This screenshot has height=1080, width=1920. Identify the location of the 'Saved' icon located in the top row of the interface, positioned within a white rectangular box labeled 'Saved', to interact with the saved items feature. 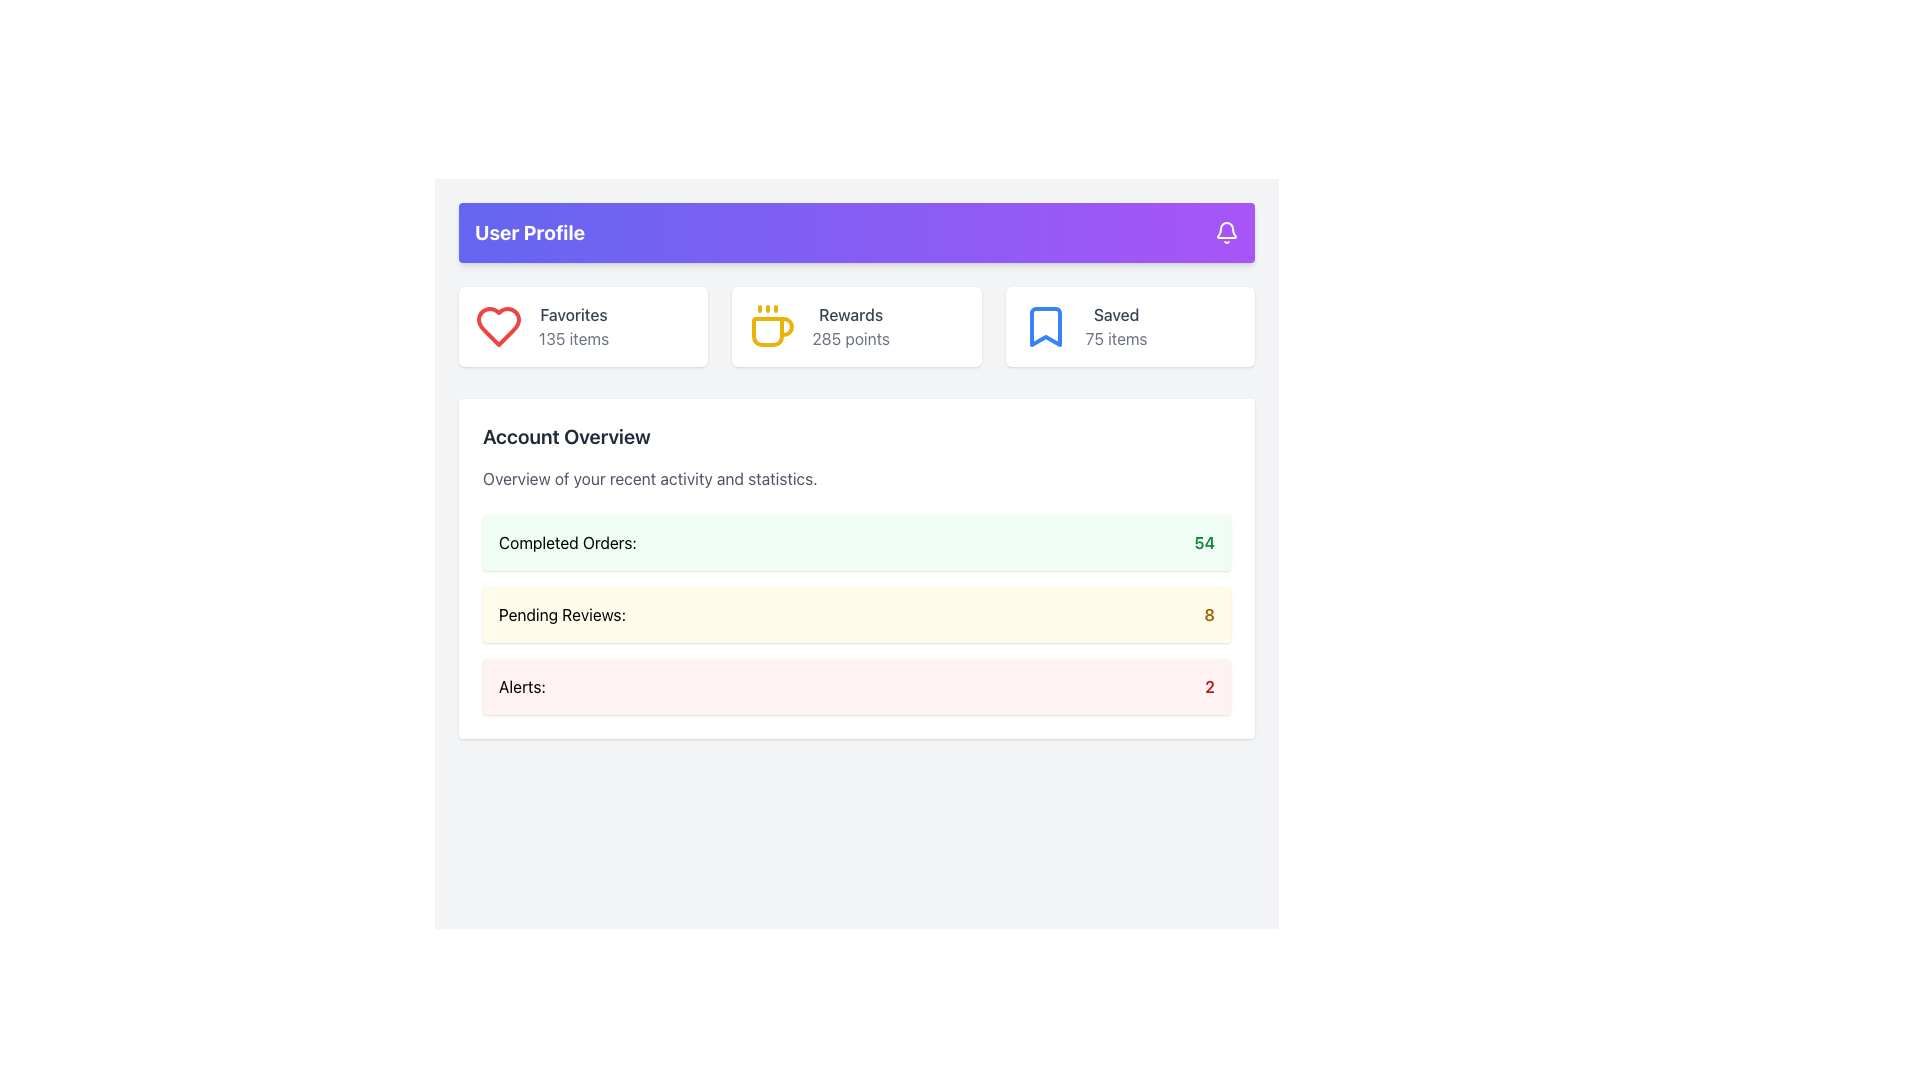
(1044, 326).